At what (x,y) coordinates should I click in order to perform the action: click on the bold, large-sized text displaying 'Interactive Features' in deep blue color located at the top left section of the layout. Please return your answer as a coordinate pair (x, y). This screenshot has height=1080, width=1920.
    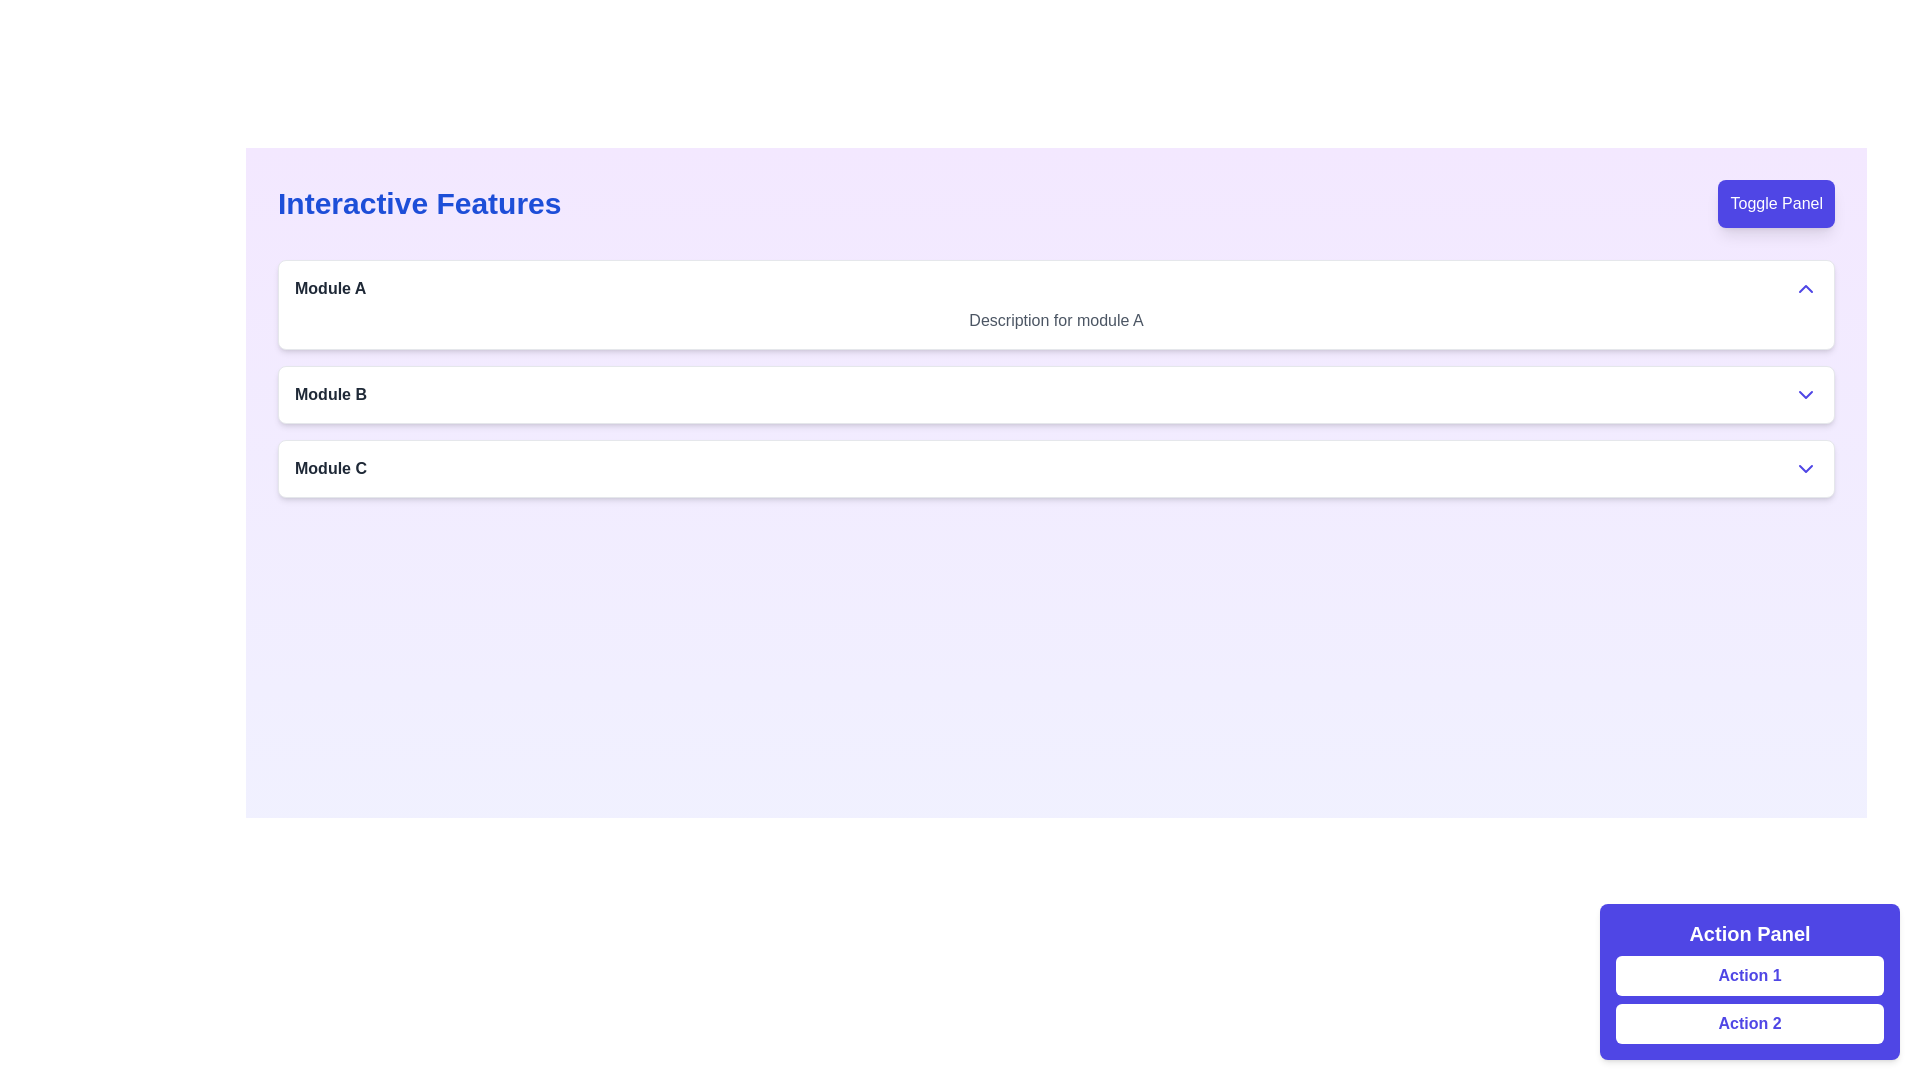
    Looking at the image, I should click on (418, 204).